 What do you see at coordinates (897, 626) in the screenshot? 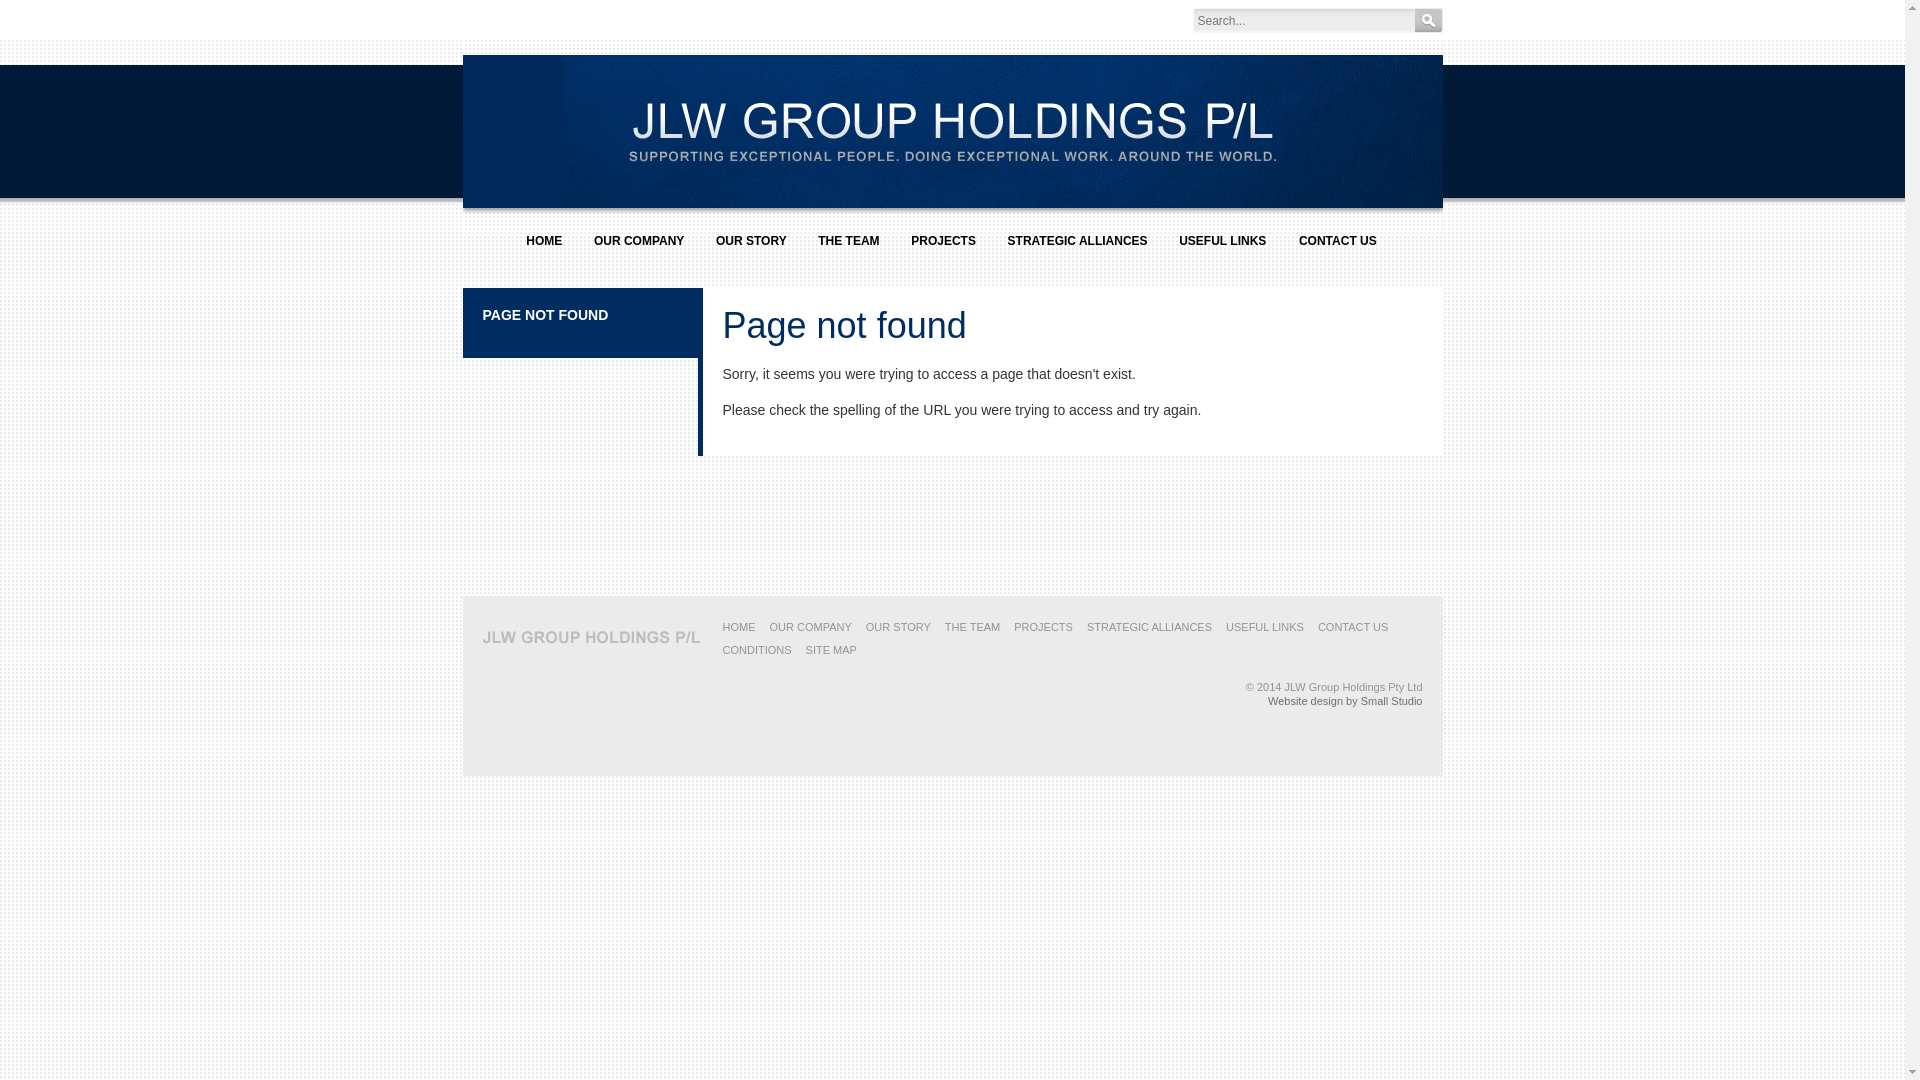
I see `'OUR STORY'` at bounding box center [897, 626].